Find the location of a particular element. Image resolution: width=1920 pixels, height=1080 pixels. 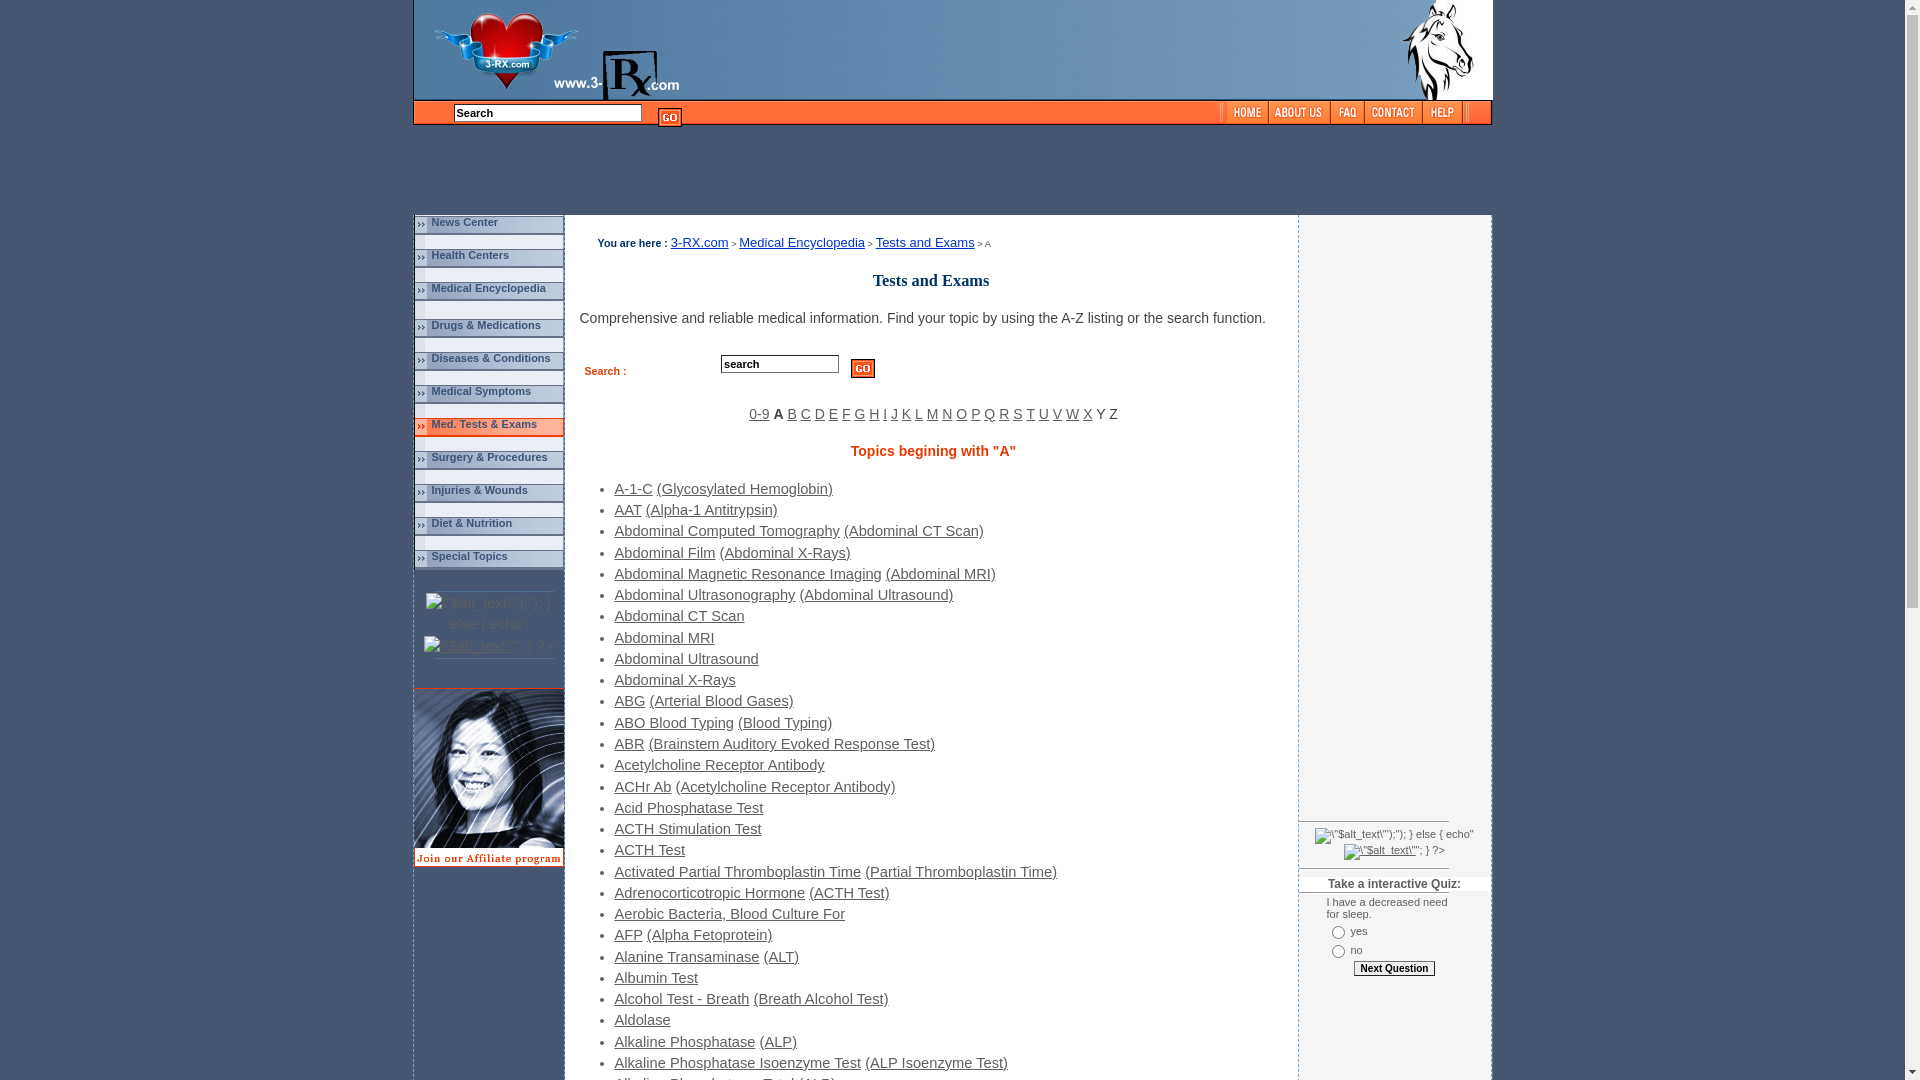

'Albumin Test' is located at coordinates (656, 977).